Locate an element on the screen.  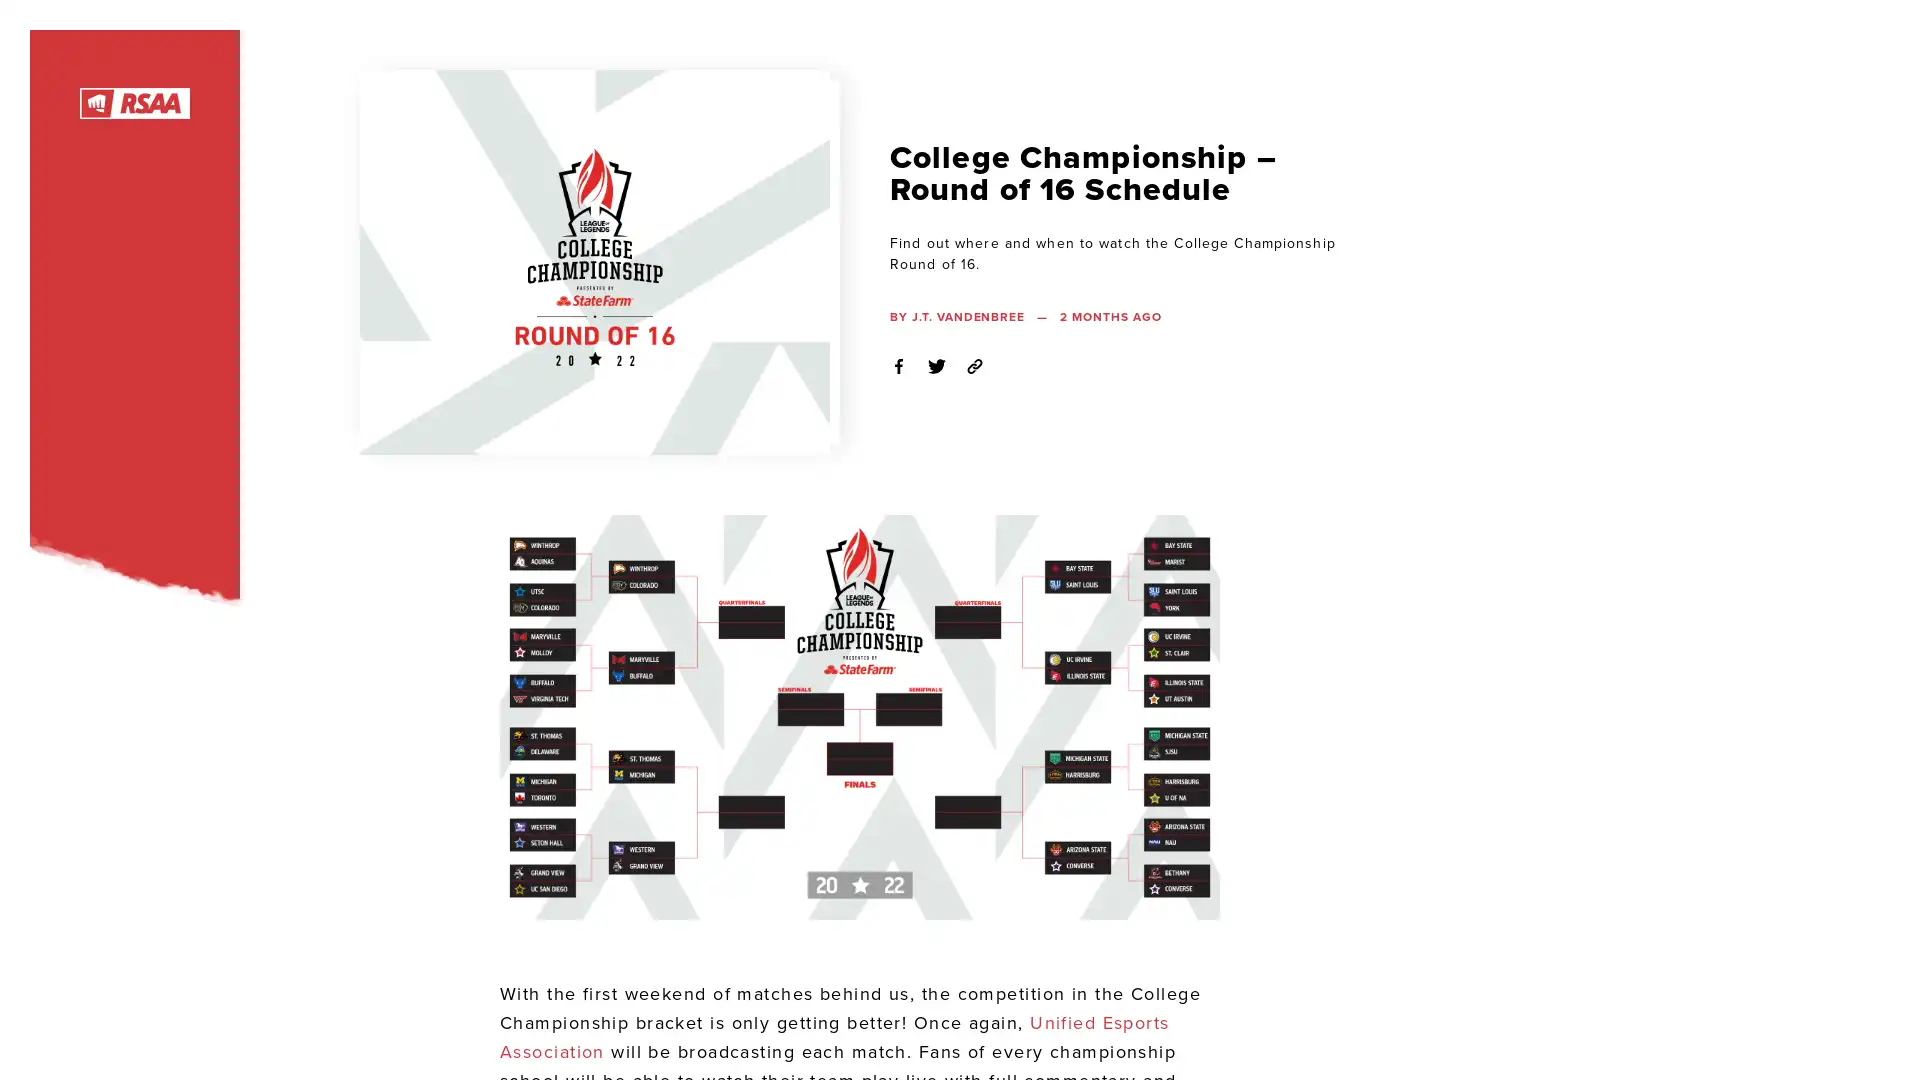
Copy Link is located at coordinates (974, 366).